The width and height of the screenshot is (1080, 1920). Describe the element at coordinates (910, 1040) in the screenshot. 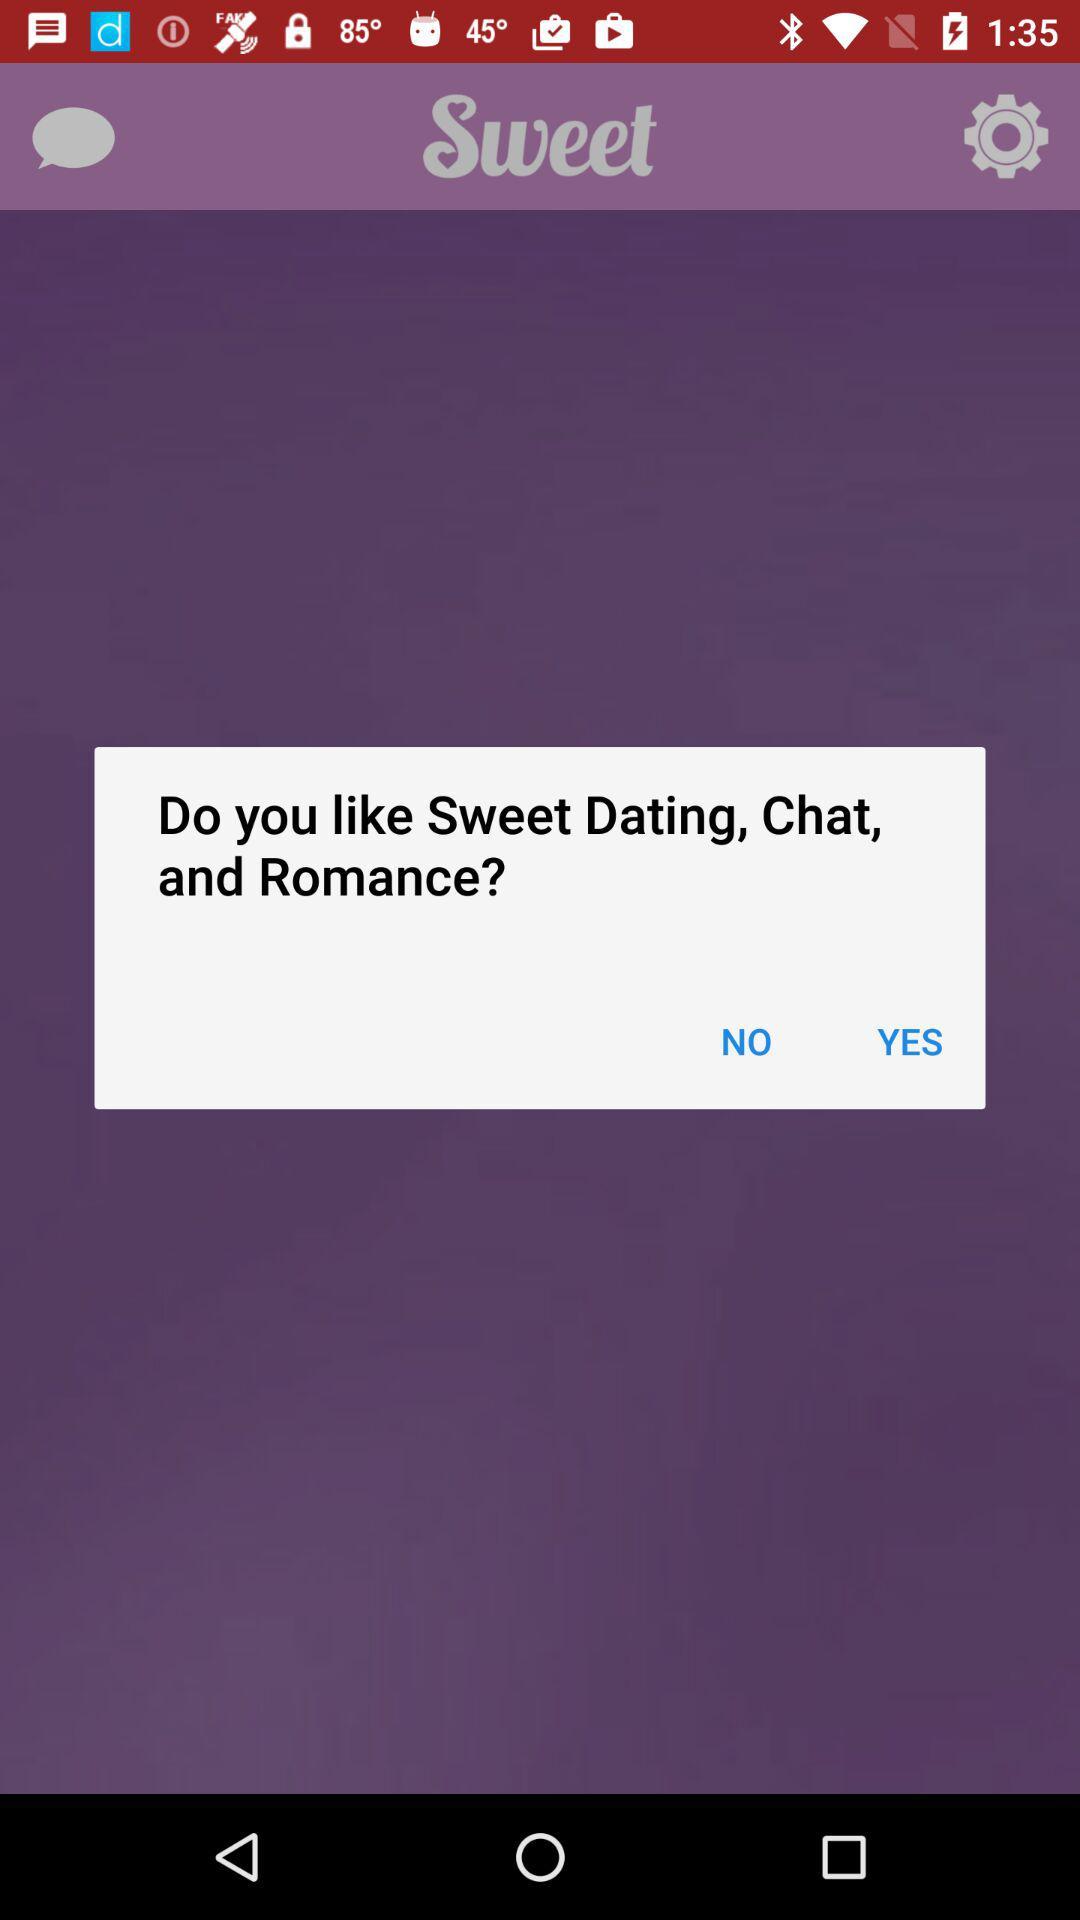

I see `the item to the right of the no item` at that location.